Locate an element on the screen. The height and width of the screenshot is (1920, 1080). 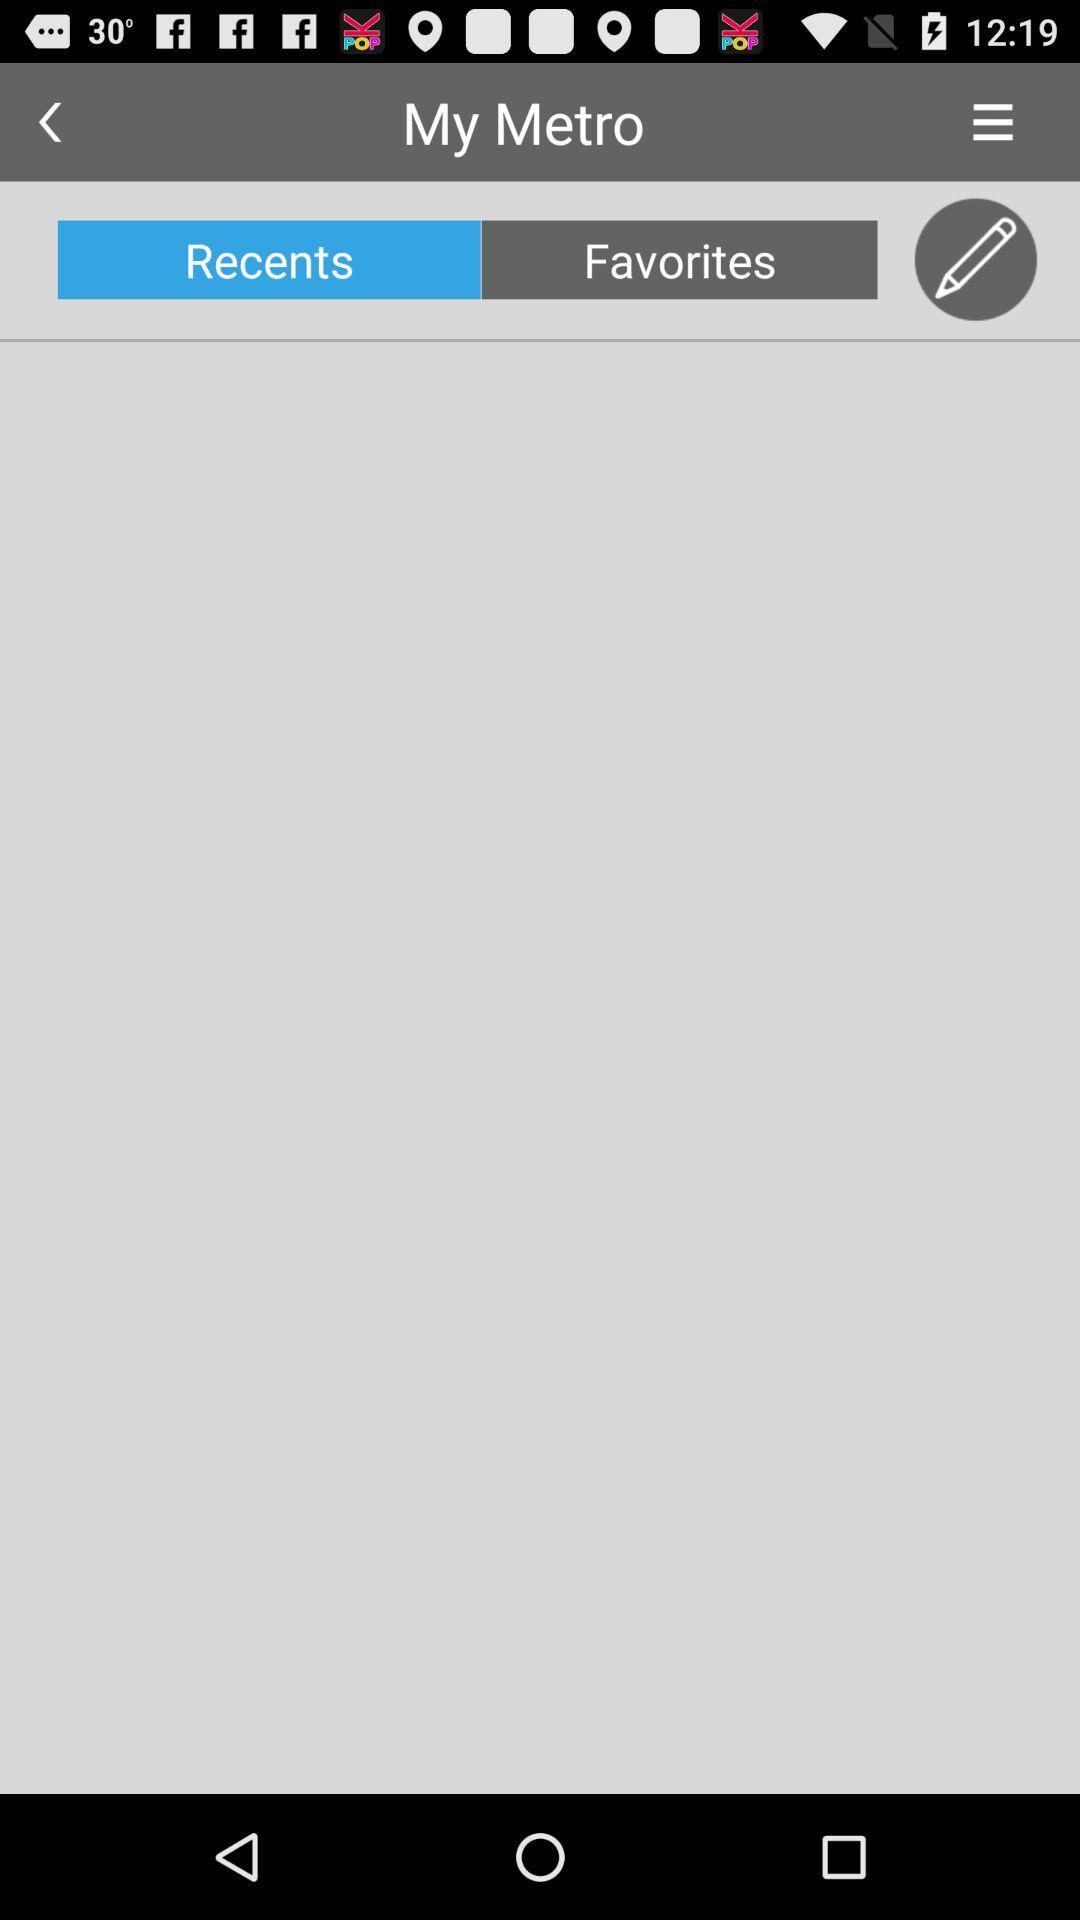
recents item is located at coordinates (268, 258).